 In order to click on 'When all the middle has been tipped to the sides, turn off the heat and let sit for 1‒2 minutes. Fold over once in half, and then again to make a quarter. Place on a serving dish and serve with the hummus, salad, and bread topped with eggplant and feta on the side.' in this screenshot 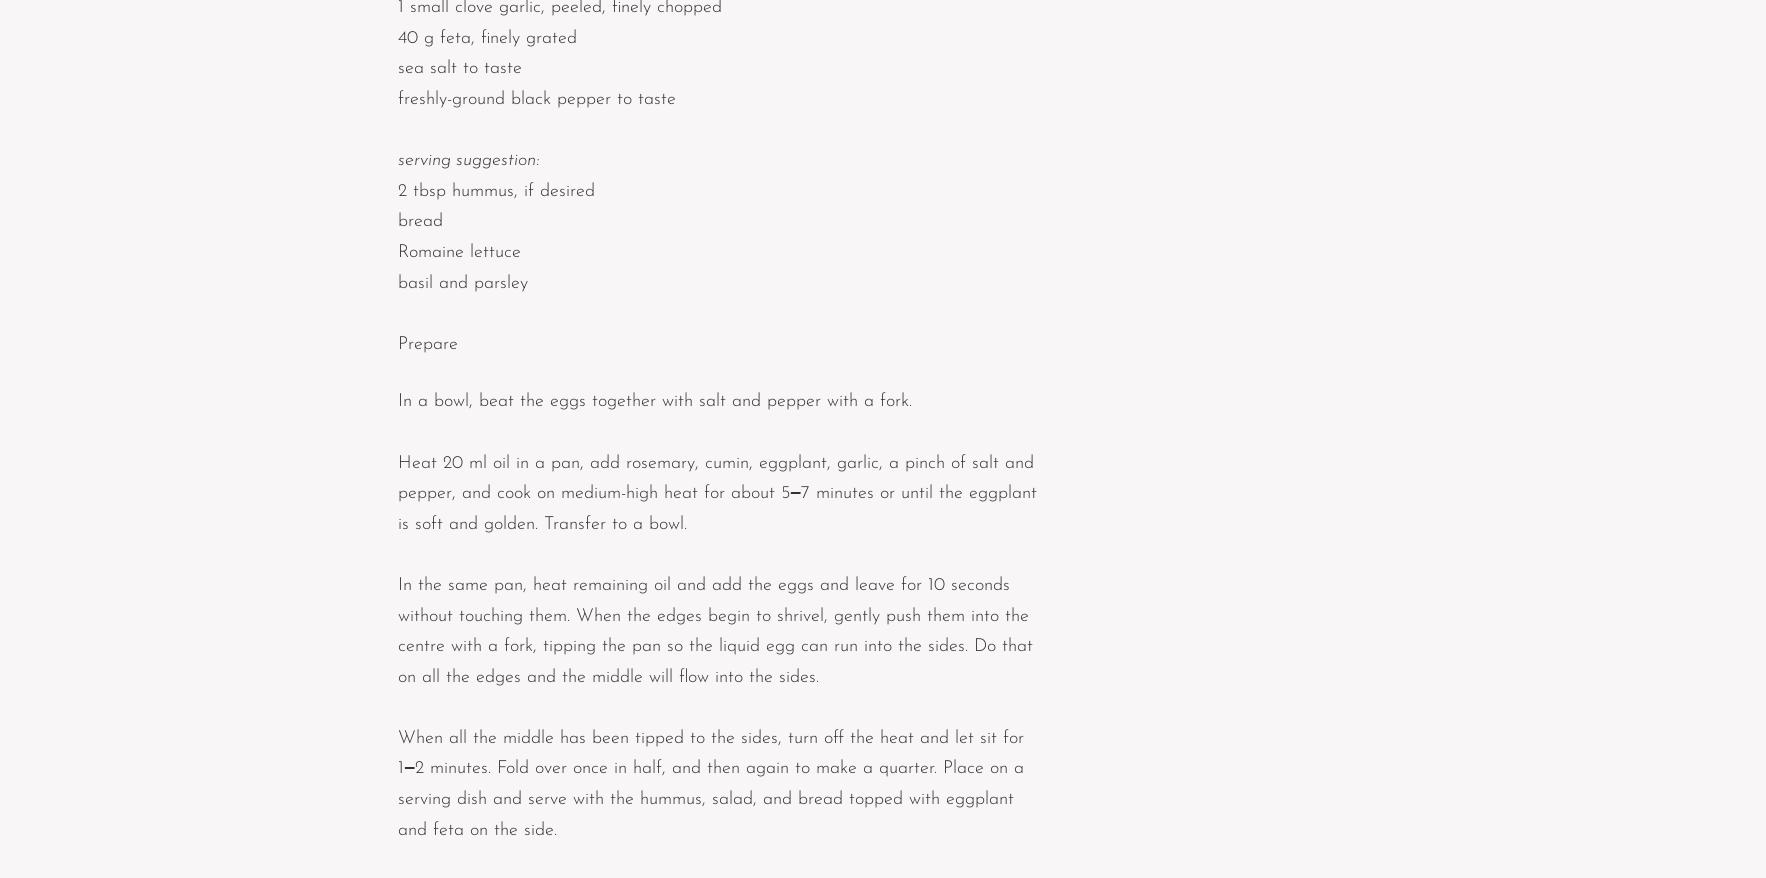, I will do `click(397, 783)`.